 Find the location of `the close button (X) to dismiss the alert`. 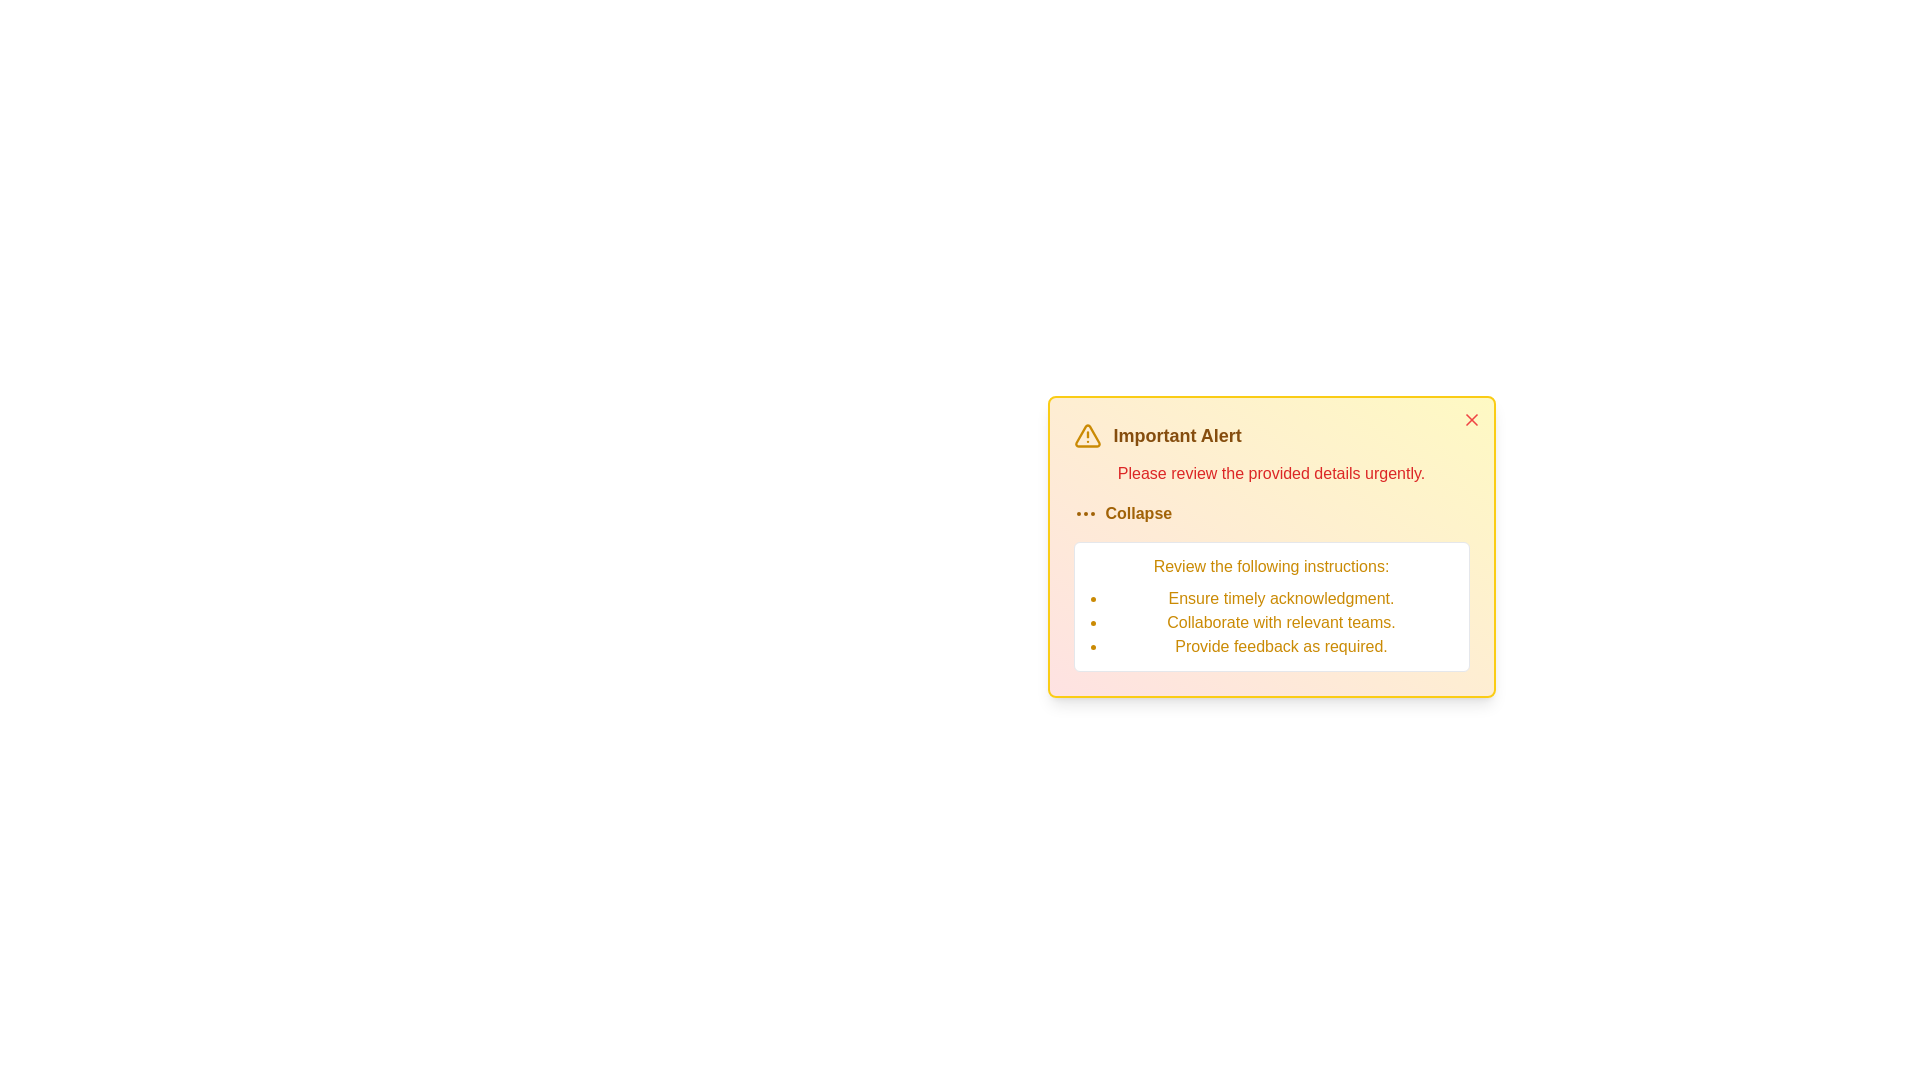

the close button (X) to dismiss the alert is located at coordinates (1471, 419).